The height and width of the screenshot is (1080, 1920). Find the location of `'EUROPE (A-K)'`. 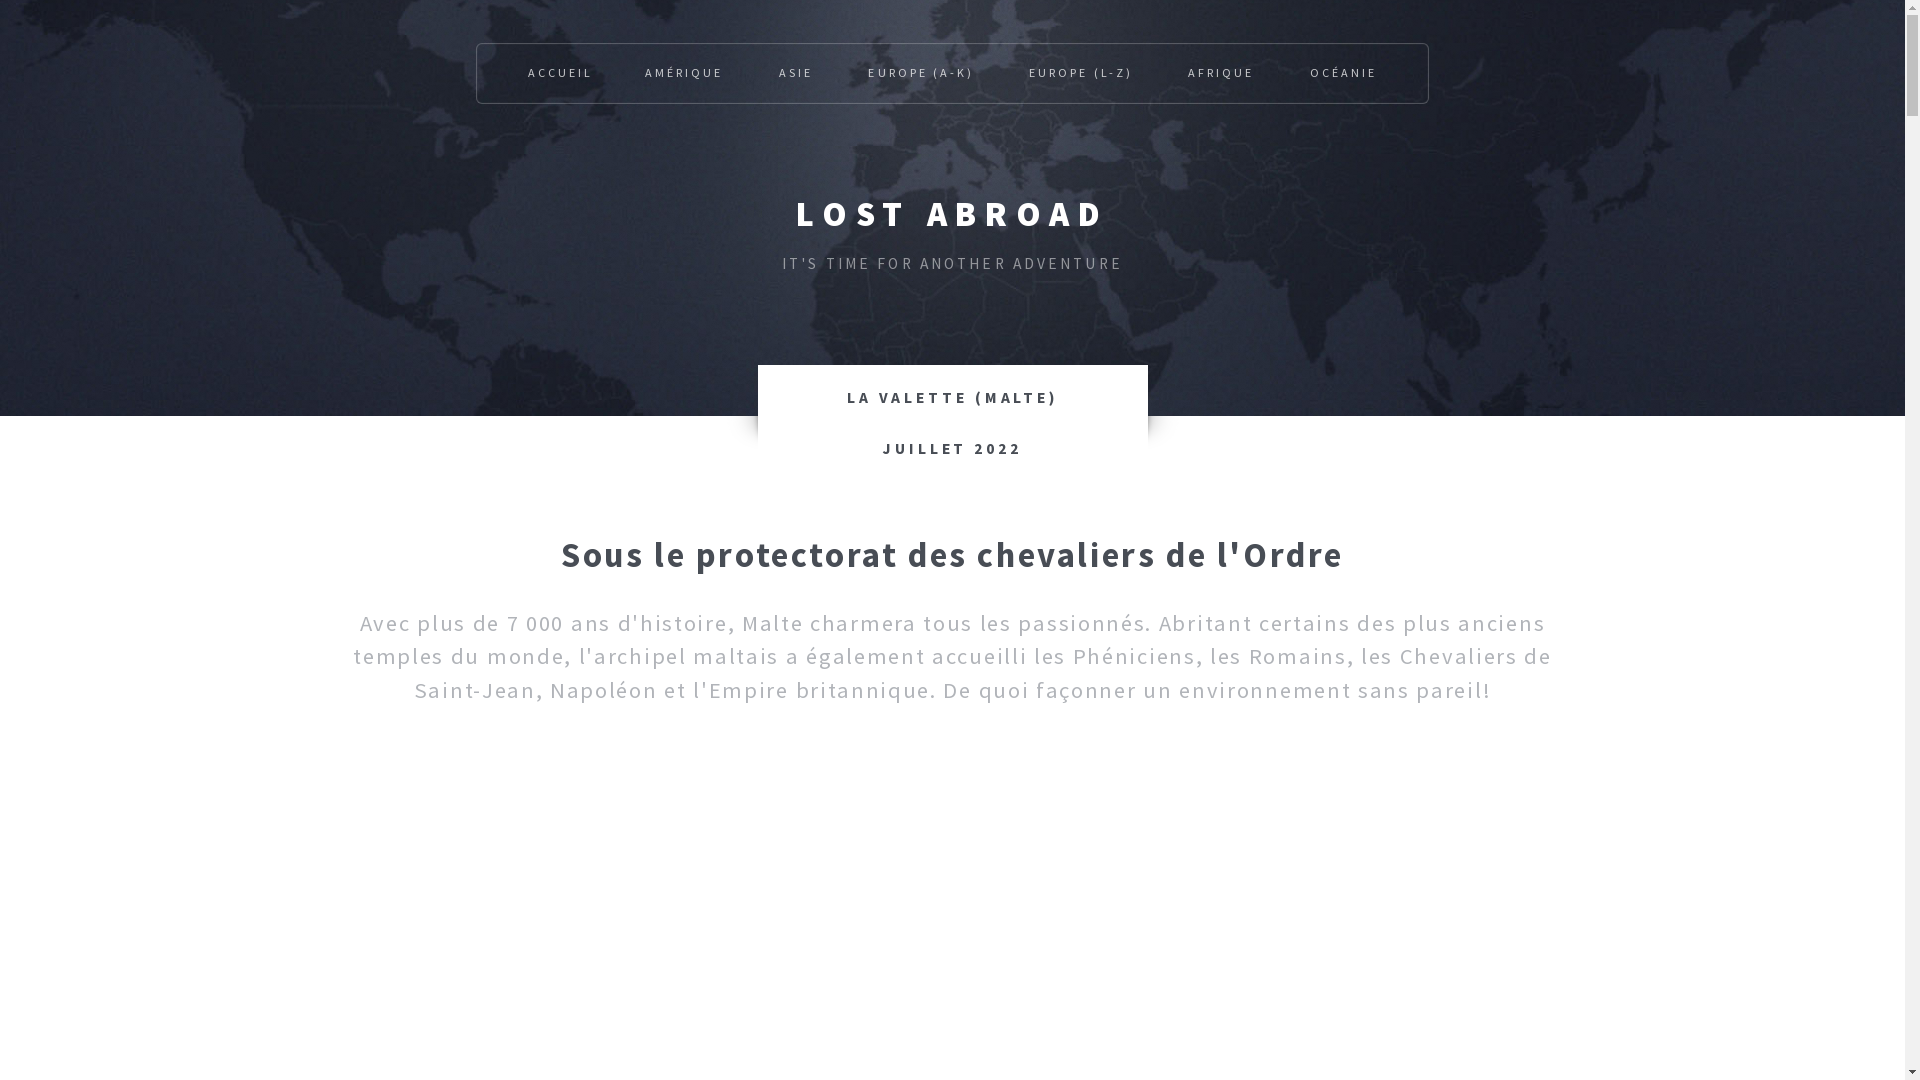

'EUROPE (A-K)' is located at coordinates (919, 72).